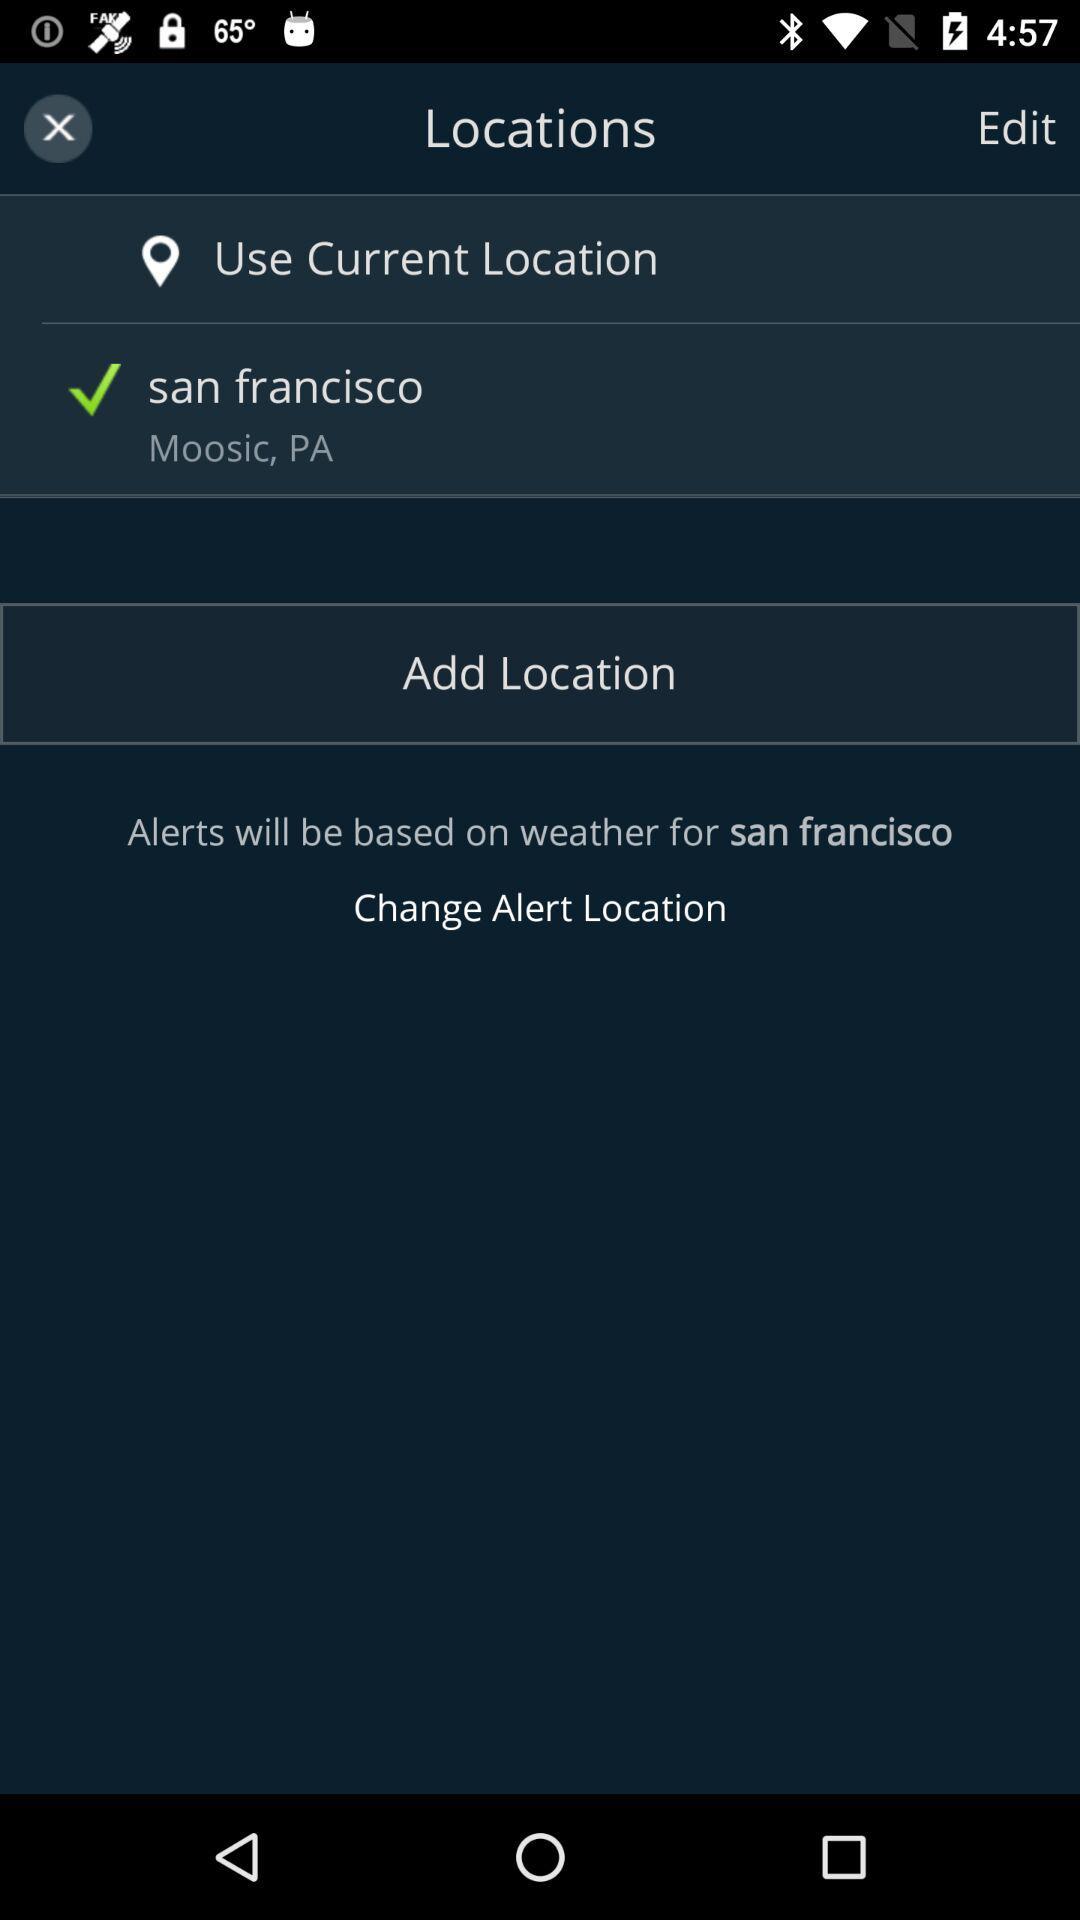 Image resolution: width=1080 pixels, height=1920 pixels. Describe the element at coordinates (57, 127) in the screenshot. I see `the window` at that location.